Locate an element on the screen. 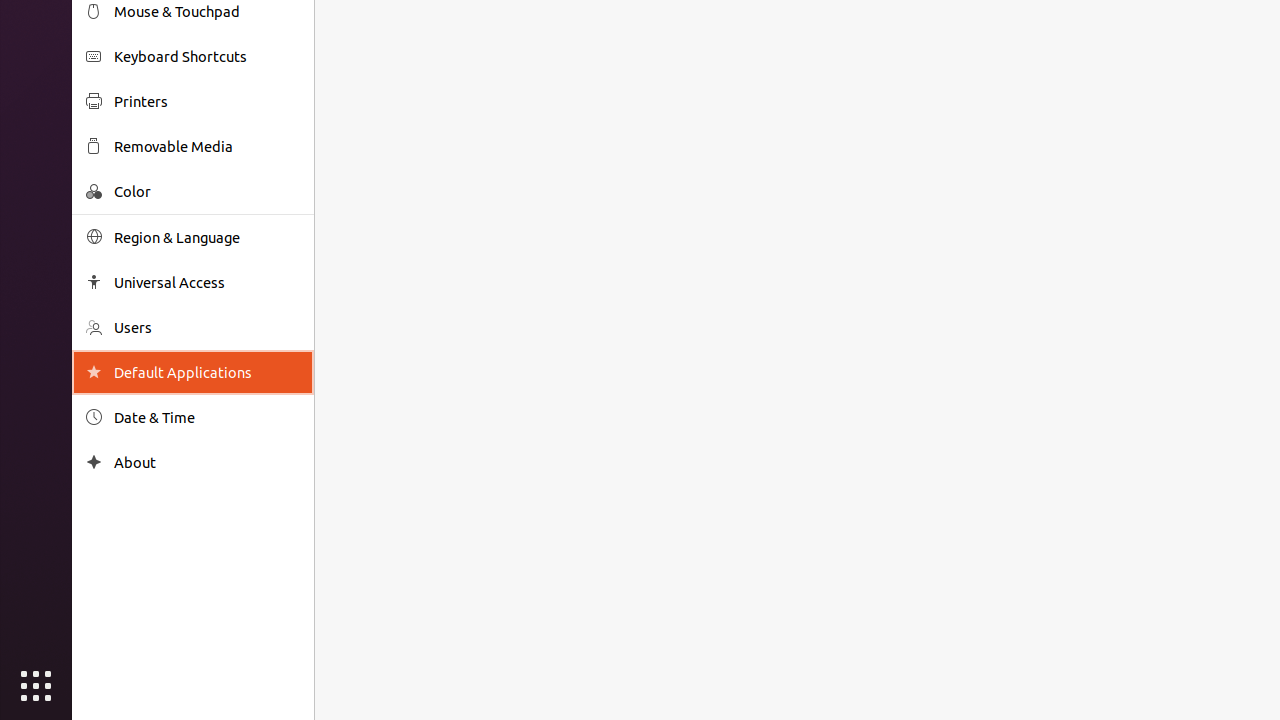  'Universal Access' is located at coordinates (206, 282).